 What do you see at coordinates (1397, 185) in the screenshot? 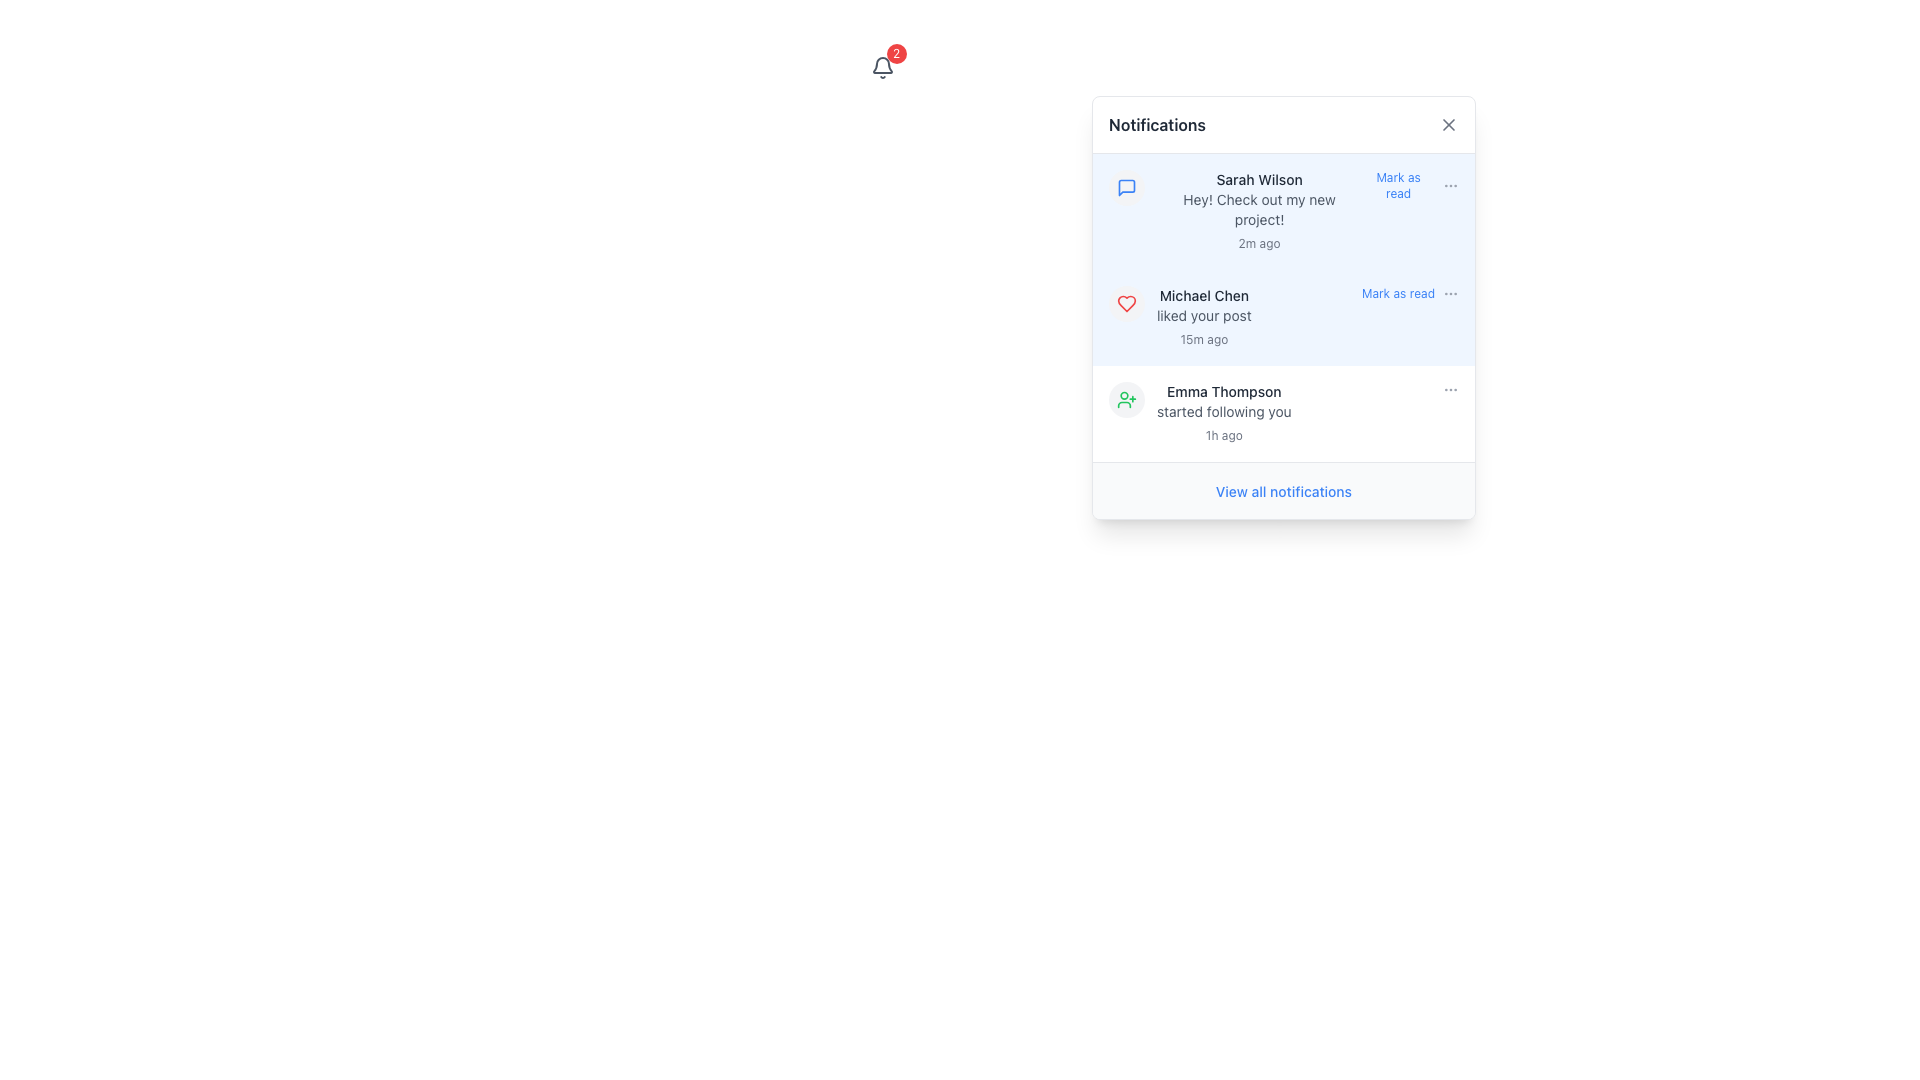
I see `the 'Mark as read' text link` at bounding box center [1397, 185].